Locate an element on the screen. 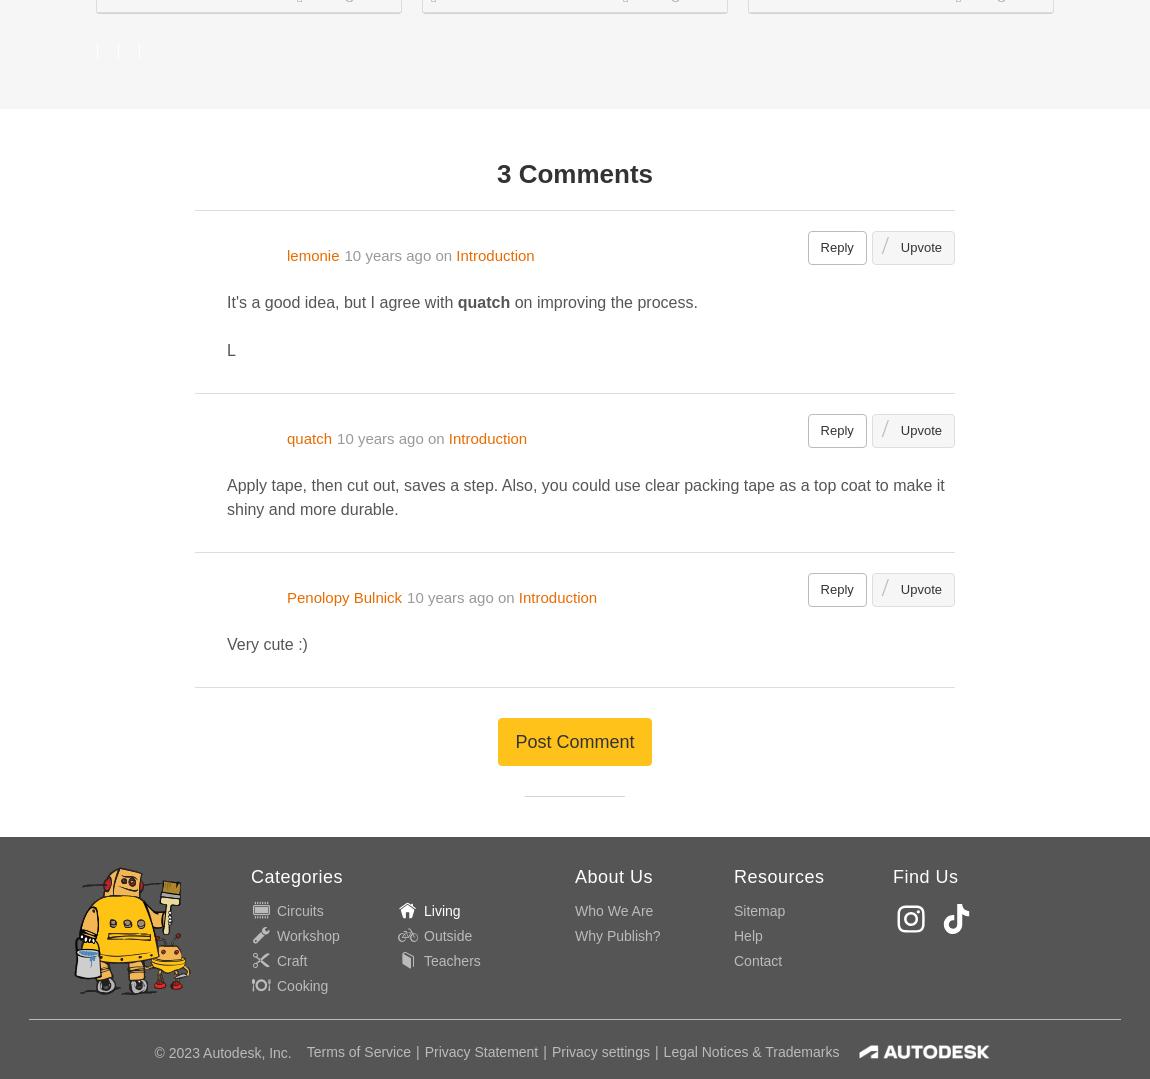 The height and width of the screenshot is (1079, 1150). 'Privacy settings' is located at coordinates (598, 1051).